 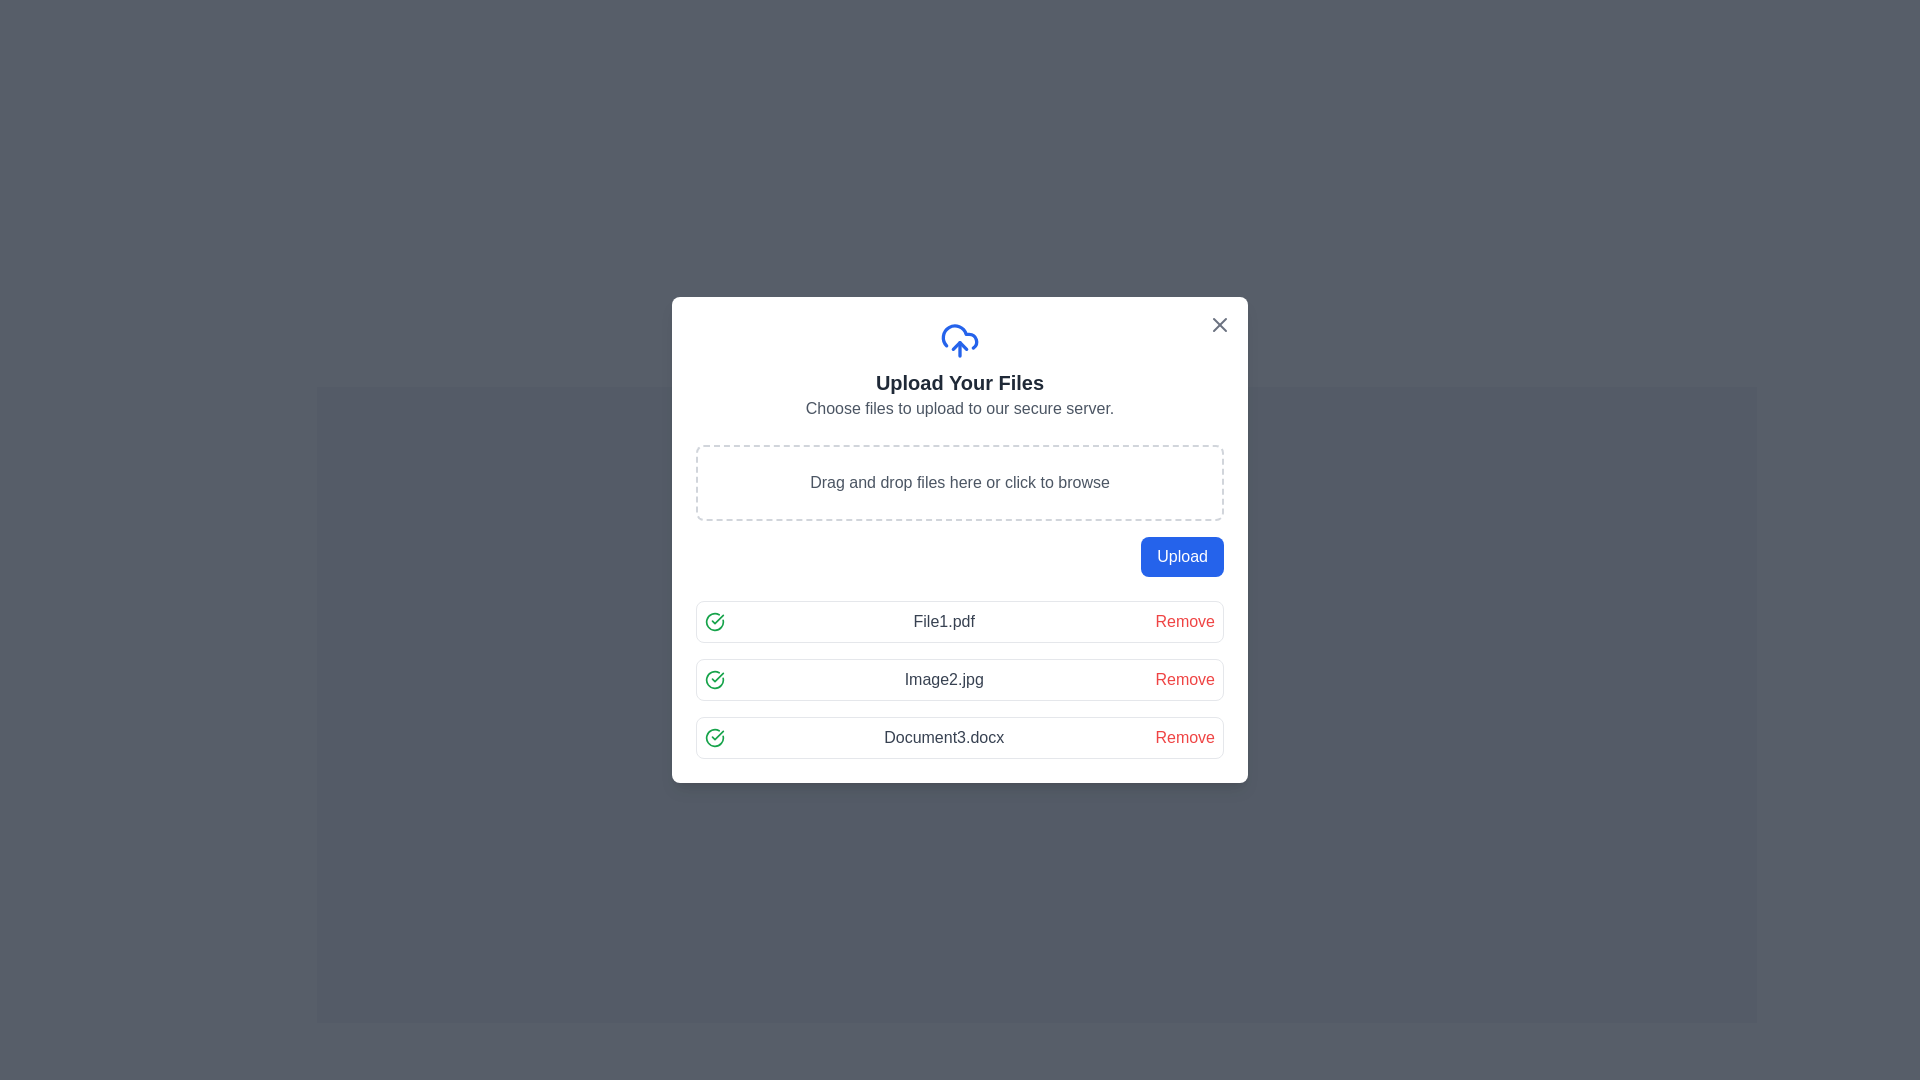 What do you see at coordinates (960, 737) in the screenshot?
I see `filename displayed in the last uploaded file entry, which is represented by a List Item with an Action Button, indicating a successful upload with a check icon` at bounding box center [960, 737].